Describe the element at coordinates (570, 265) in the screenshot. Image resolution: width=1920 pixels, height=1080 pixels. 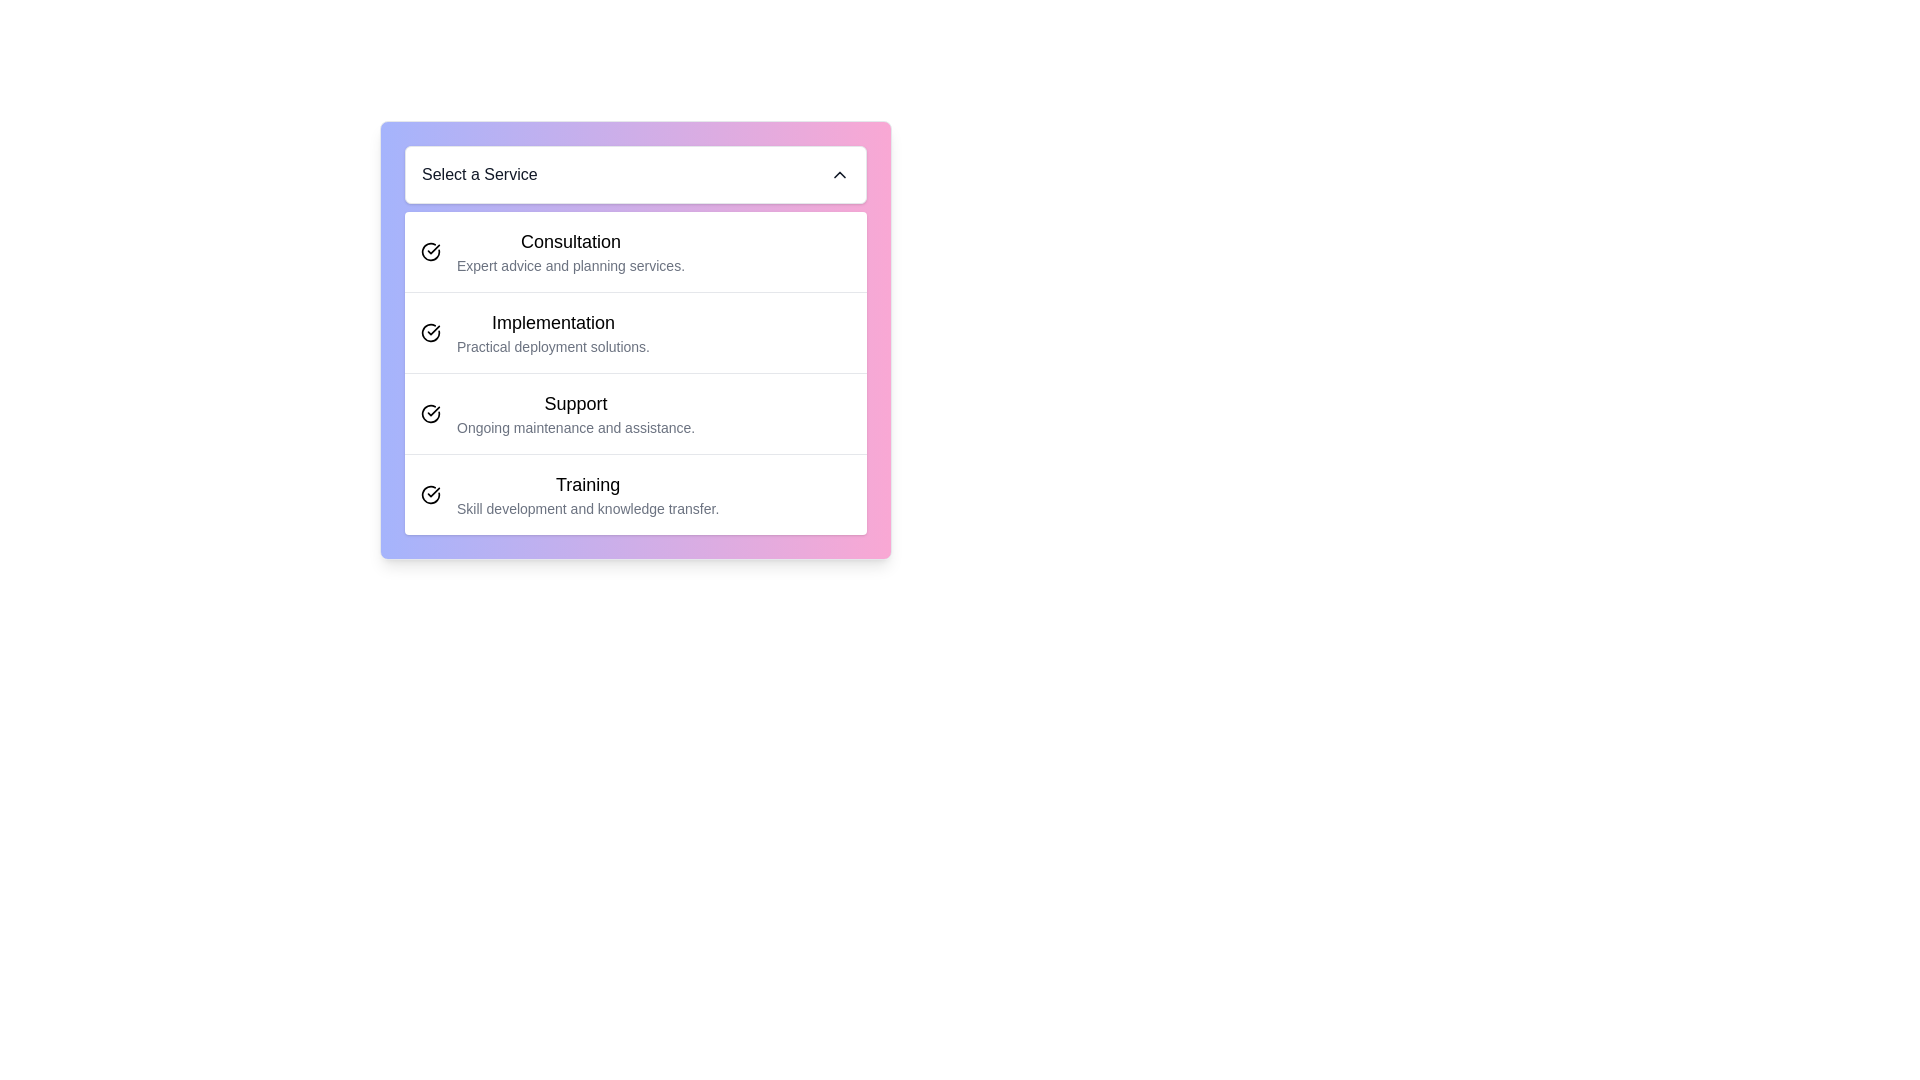
I see `the description text element providing information about the 'Consultation' service, located beneath the heading 'Consultation' in the 'Select a Service' menu` at that location.